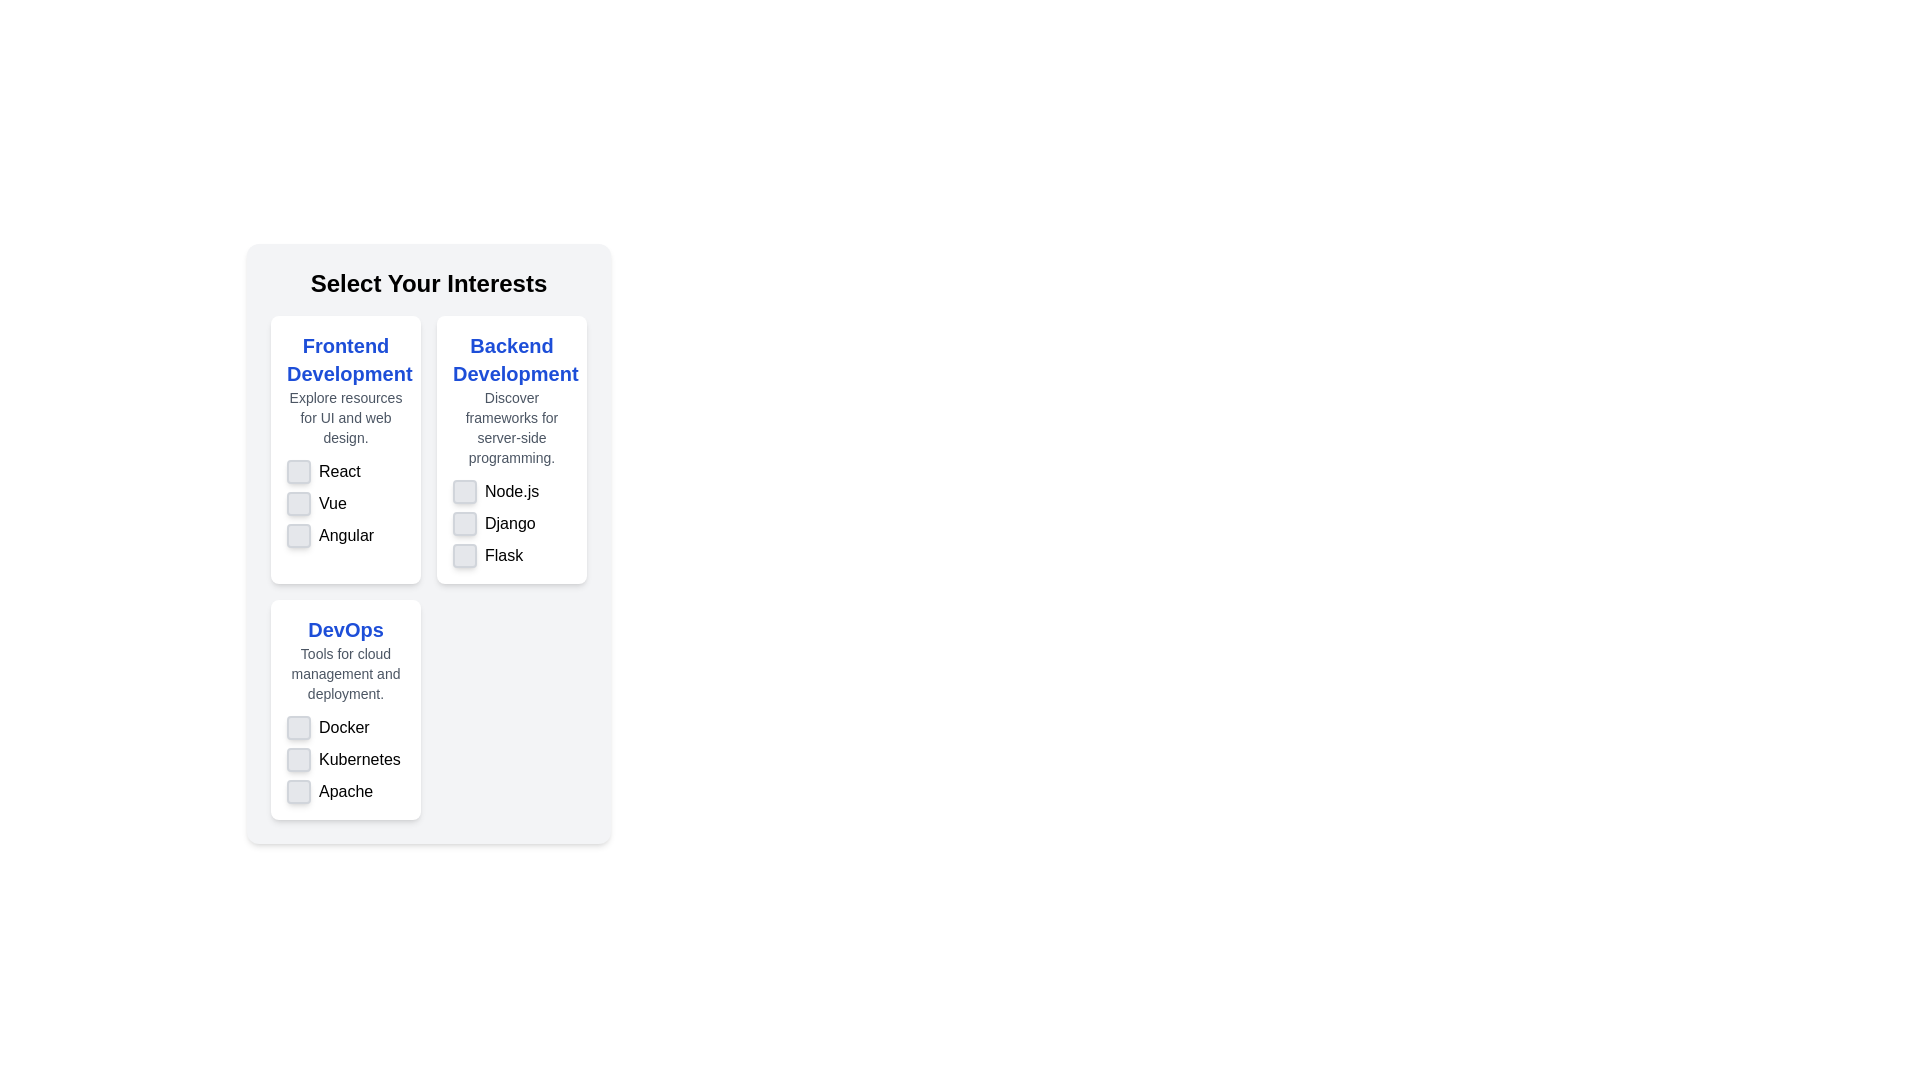 This screenshot has height=1080, width=1920. What do you see at coordinates (345, 358) in the screenshot?
I see `the 'Frontend Development' text label, which is a large, bold, blue font located in the top-left section of the grid structure` at bounding box center [345, 358].